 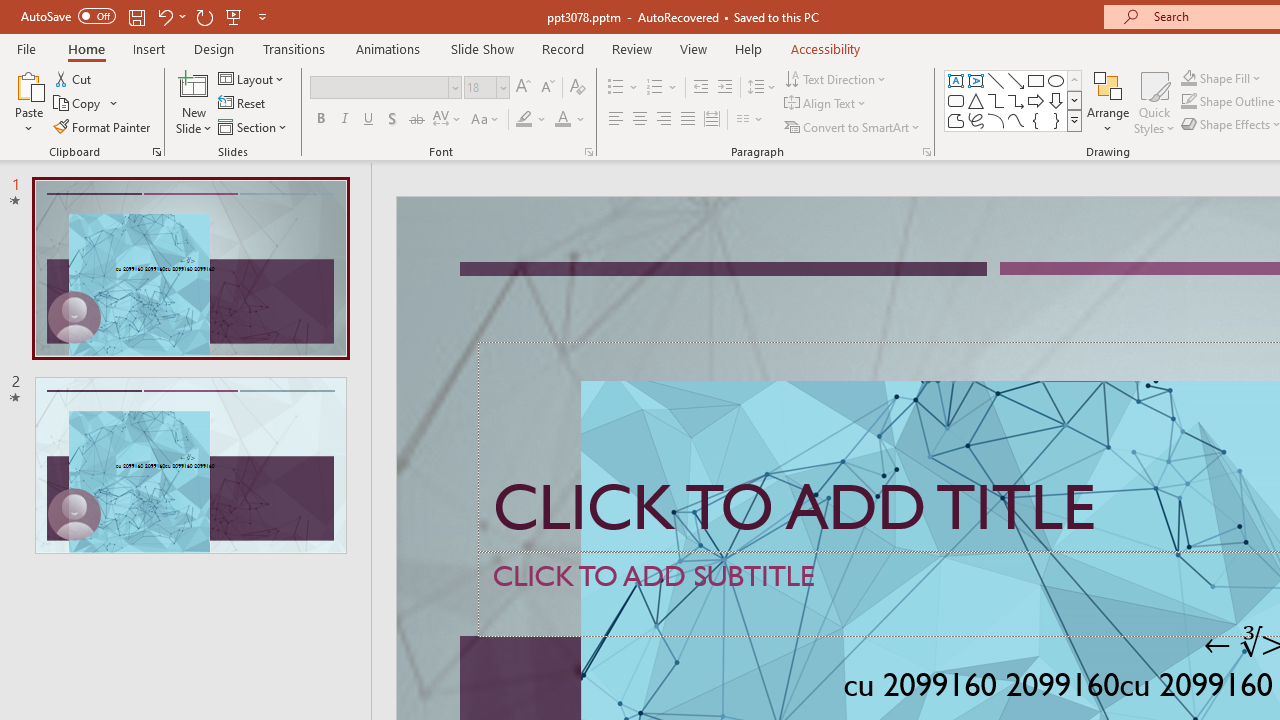 What do you see at coordinates (102, 127) in the screenshot?
I see `'Format Painter'` at bounding box center [102, 127].